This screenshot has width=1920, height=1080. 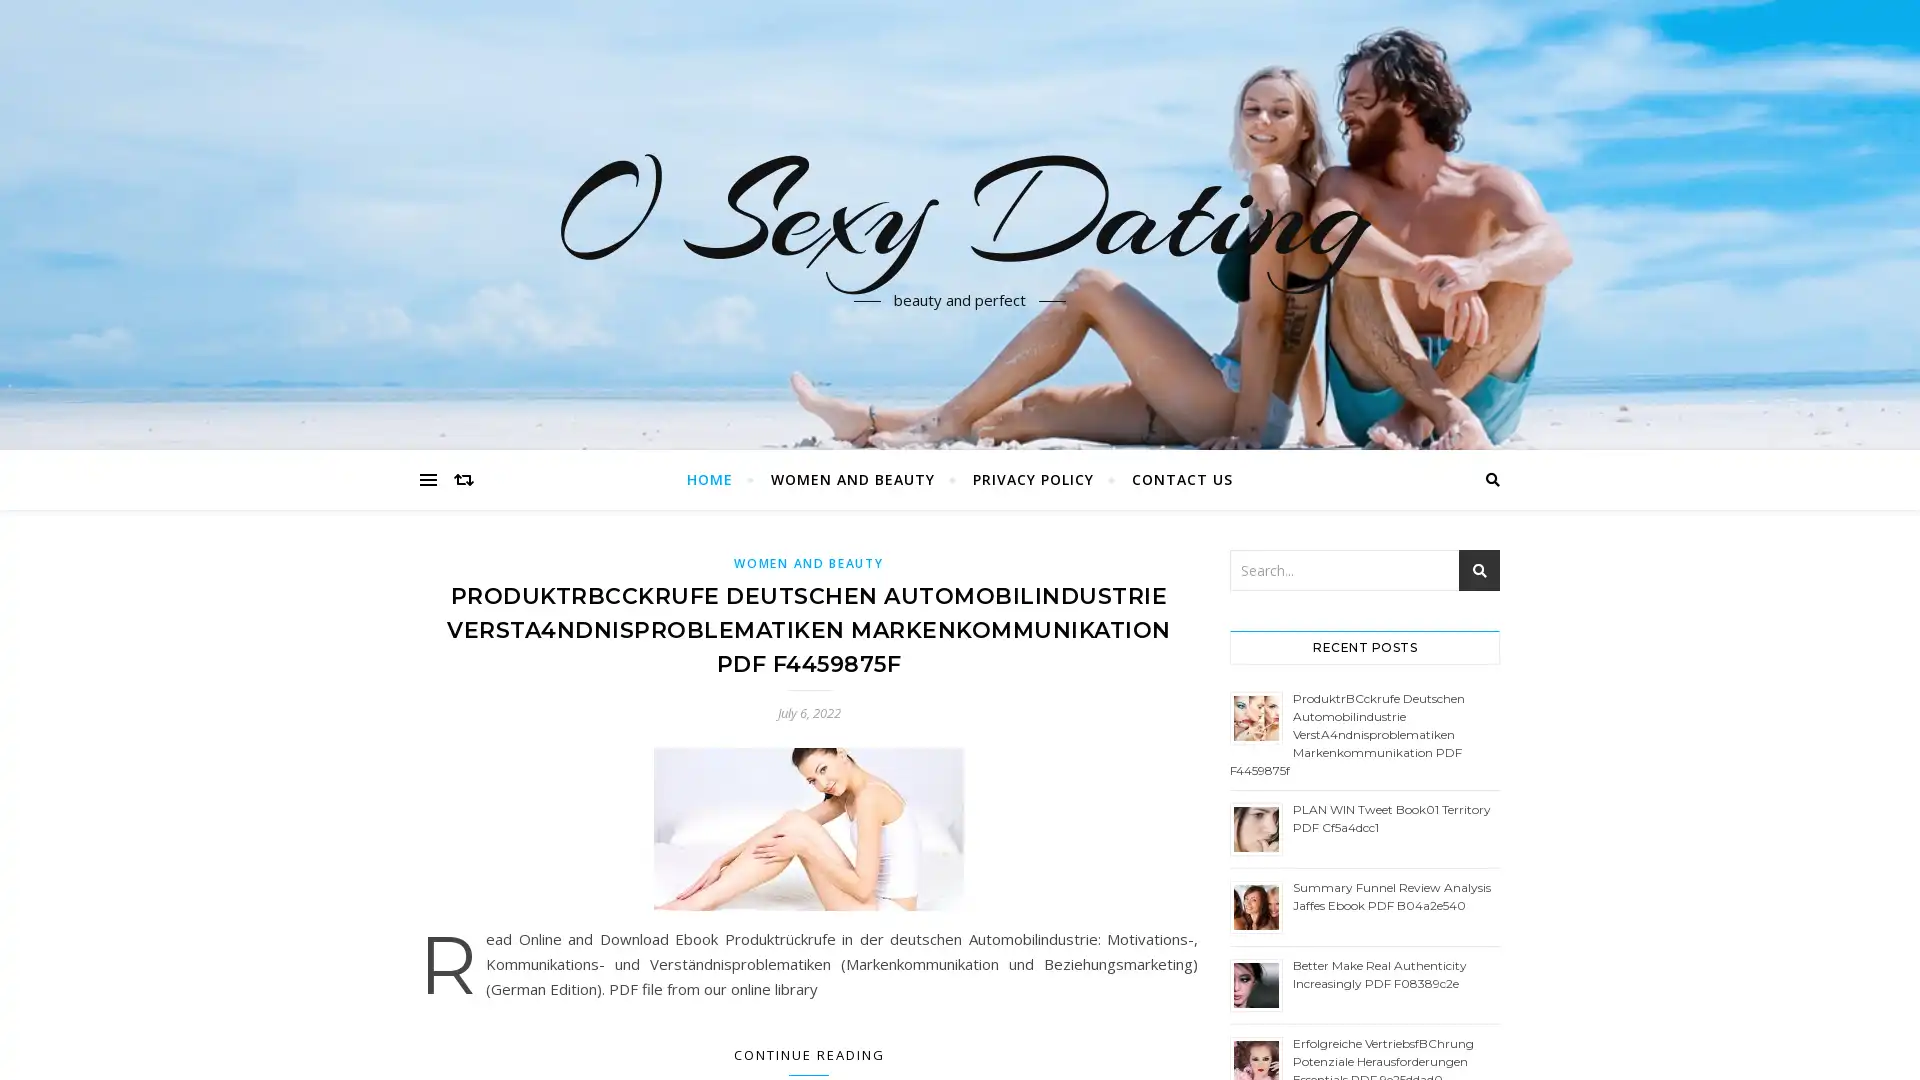 I want to click on st, so click(x=1479, y=570).